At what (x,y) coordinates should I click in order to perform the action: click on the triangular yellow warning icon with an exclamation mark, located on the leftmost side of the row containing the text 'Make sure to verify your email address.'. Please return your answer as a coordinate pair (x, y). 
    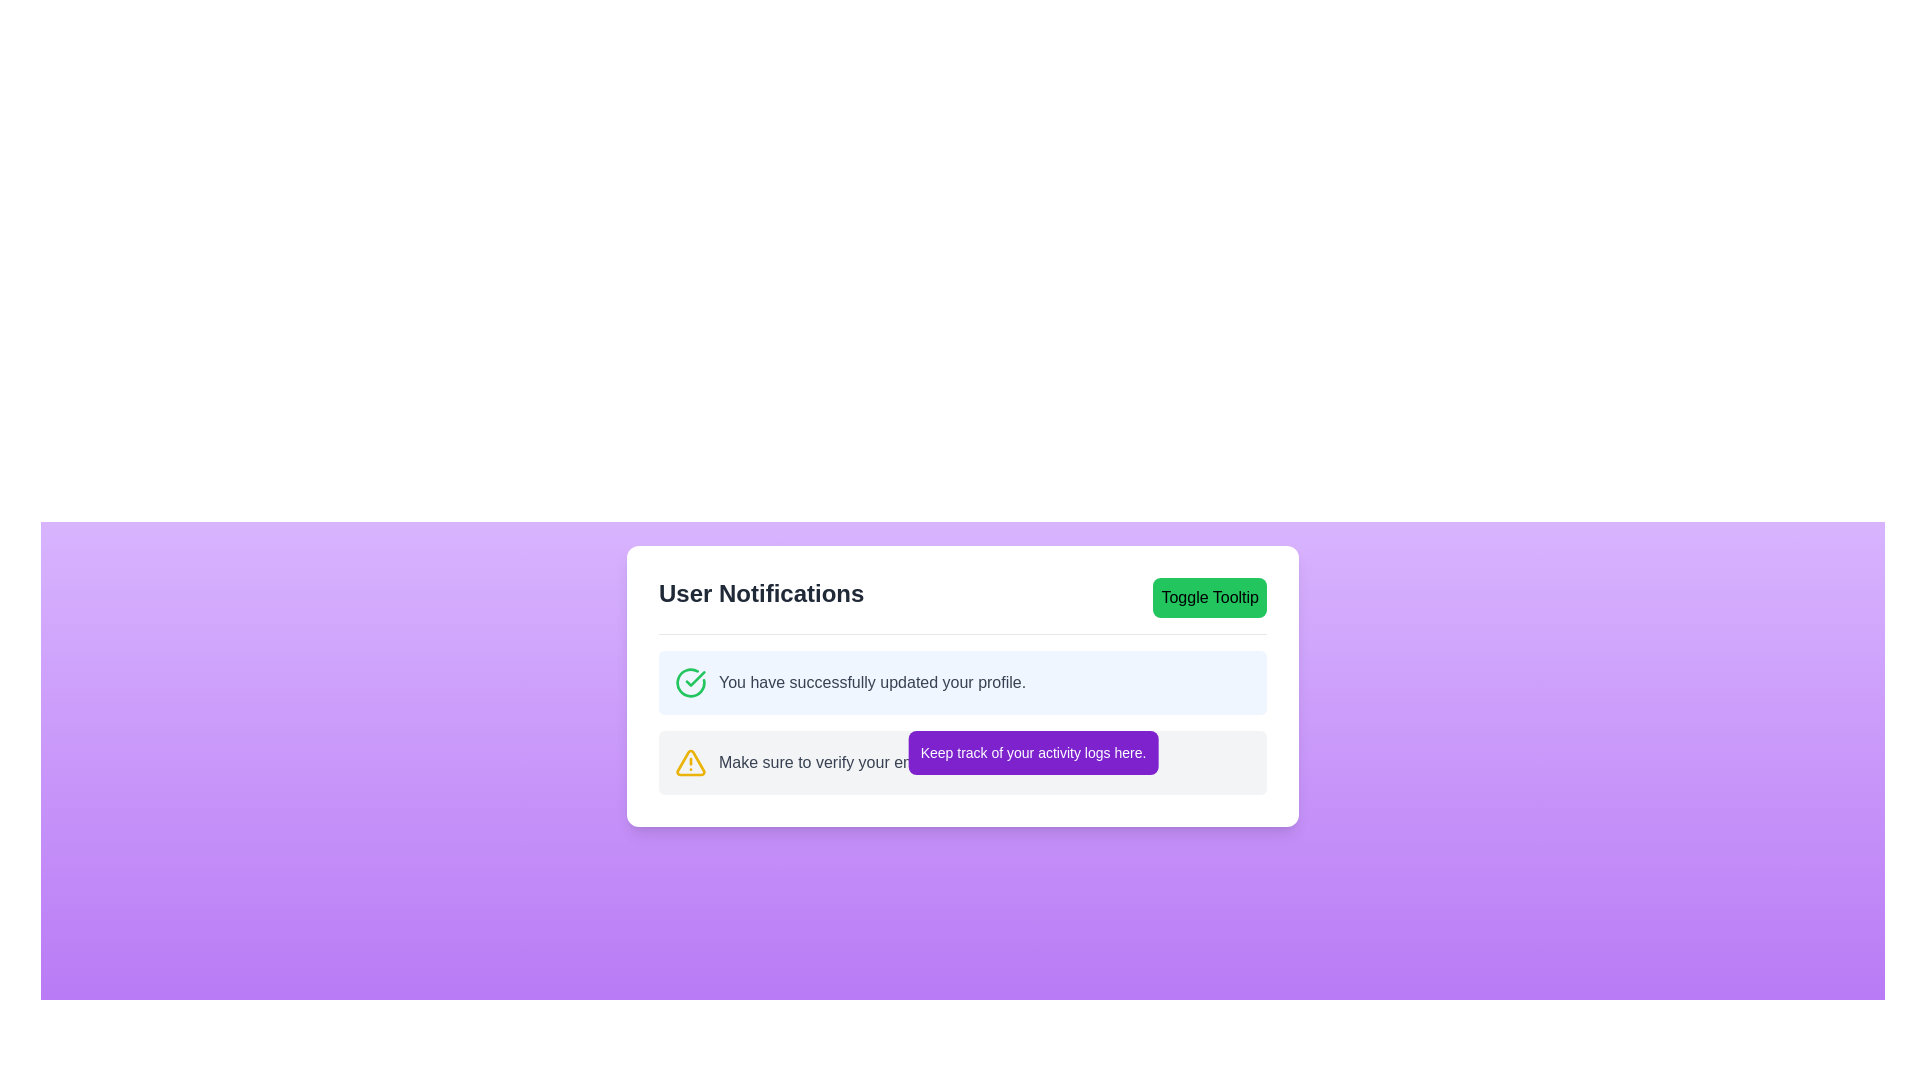
    Looking at the image, I should click on (691, 763).